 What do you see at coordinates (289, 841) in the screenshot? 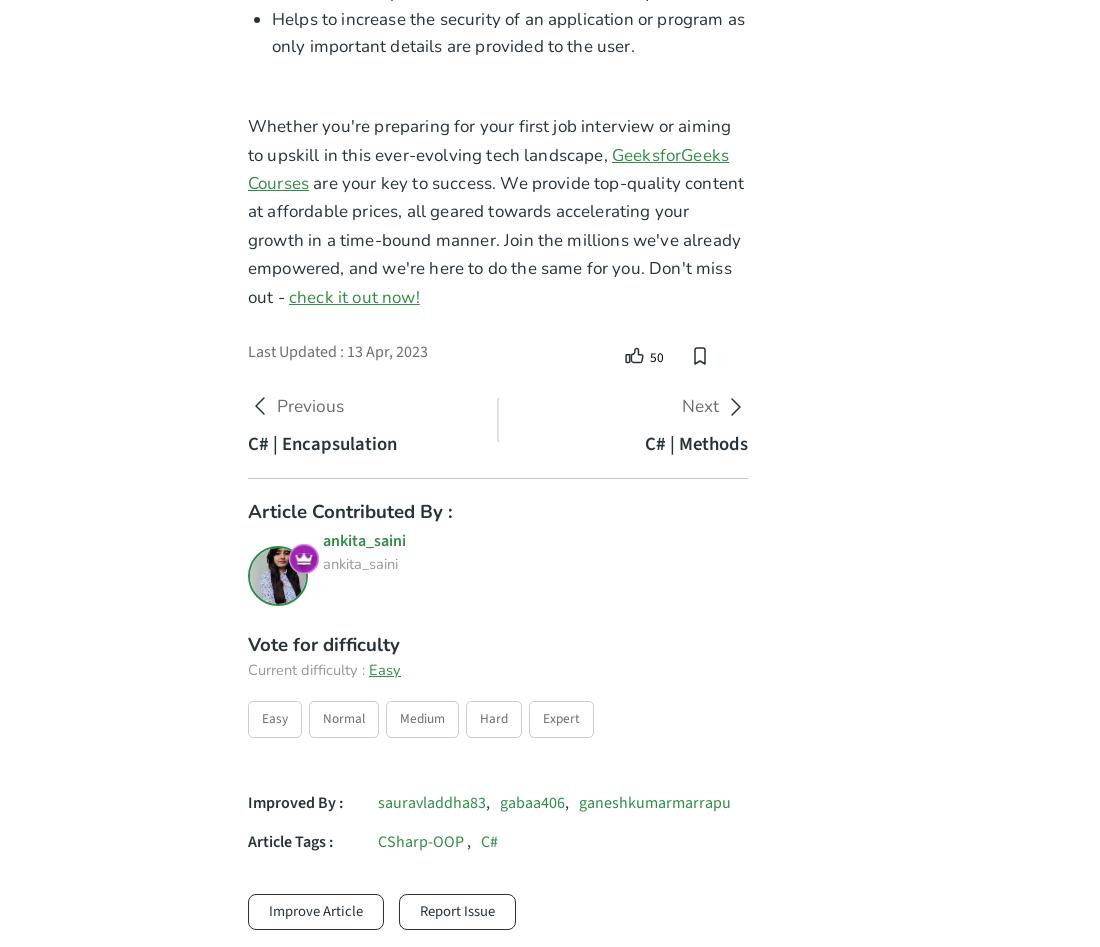
I see `'Article Tags :'` at bounding box center [289, 841].